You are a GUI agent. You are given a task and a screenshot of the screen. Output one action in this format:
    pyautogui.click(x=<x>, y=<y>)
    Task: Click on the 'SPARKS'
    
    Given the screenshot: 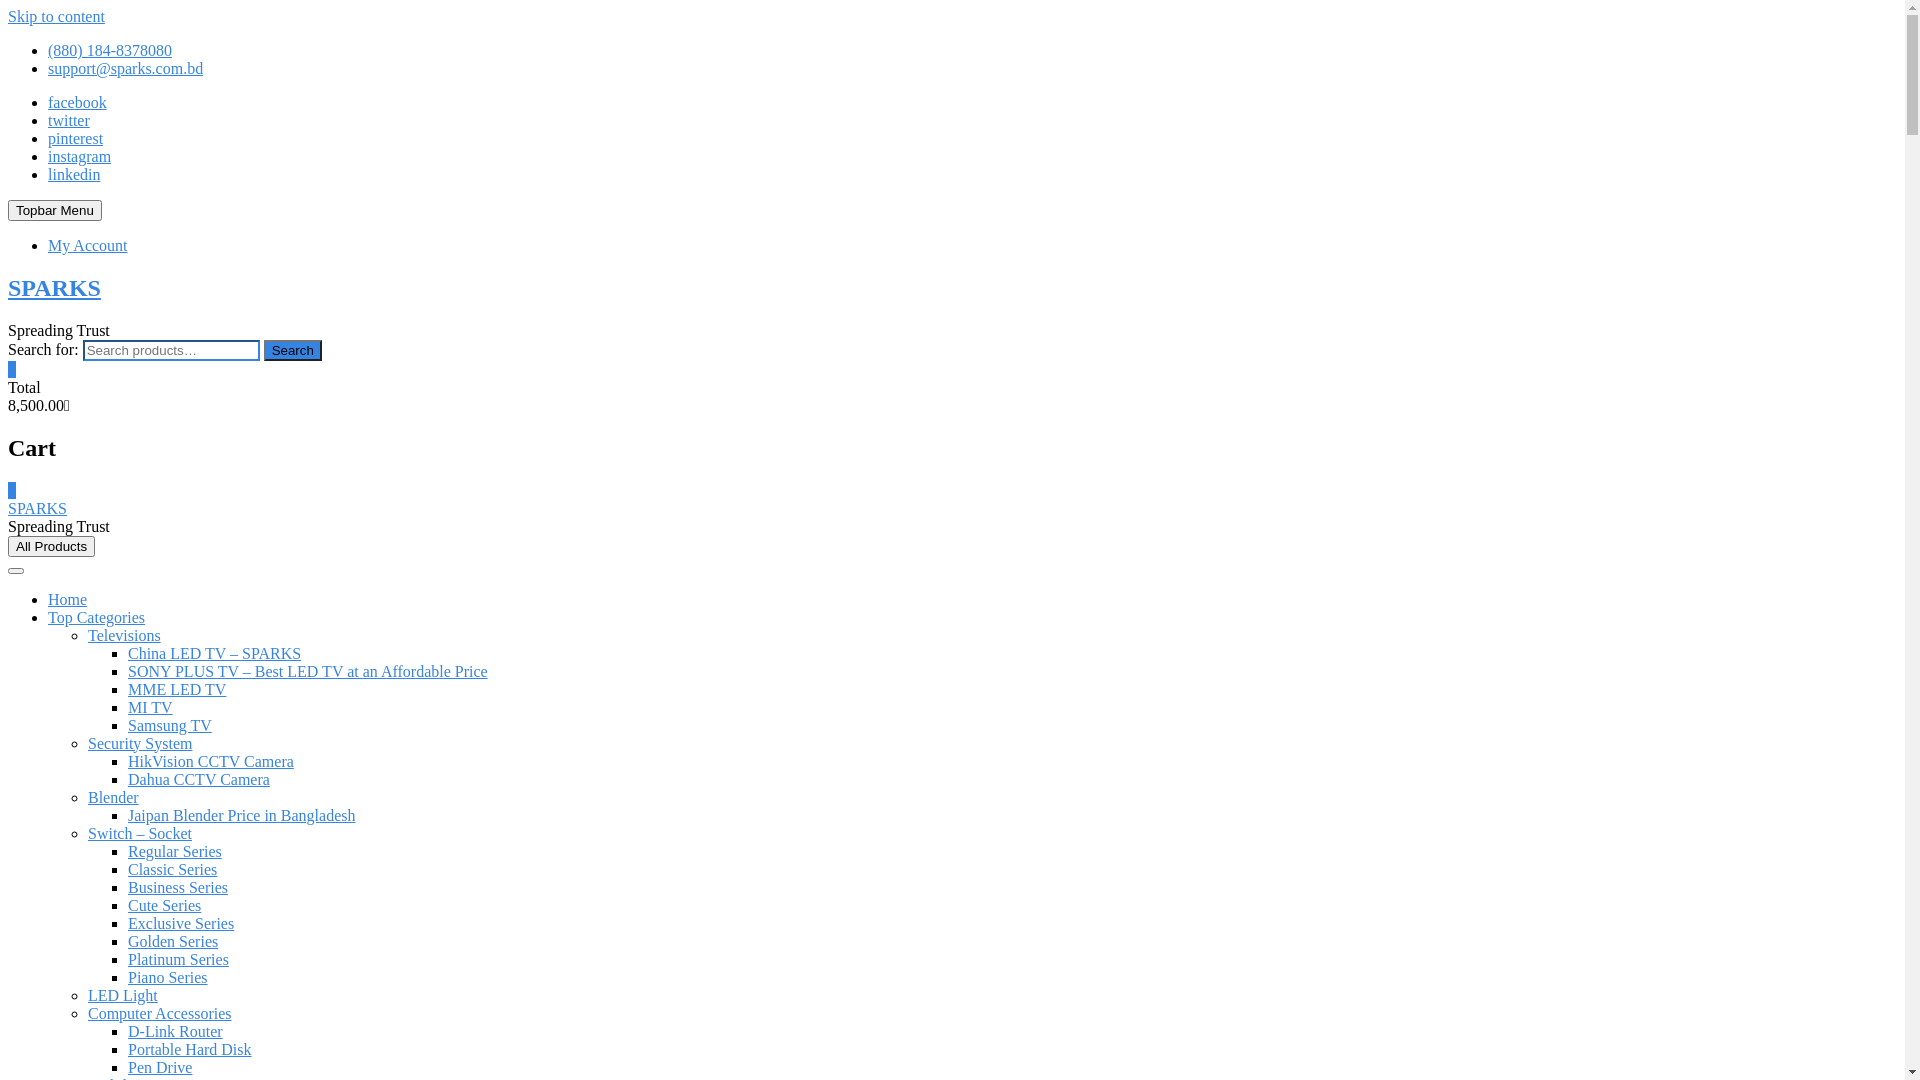 What is the action you would take?
    pyautogui.click(x=54, y=288)
    